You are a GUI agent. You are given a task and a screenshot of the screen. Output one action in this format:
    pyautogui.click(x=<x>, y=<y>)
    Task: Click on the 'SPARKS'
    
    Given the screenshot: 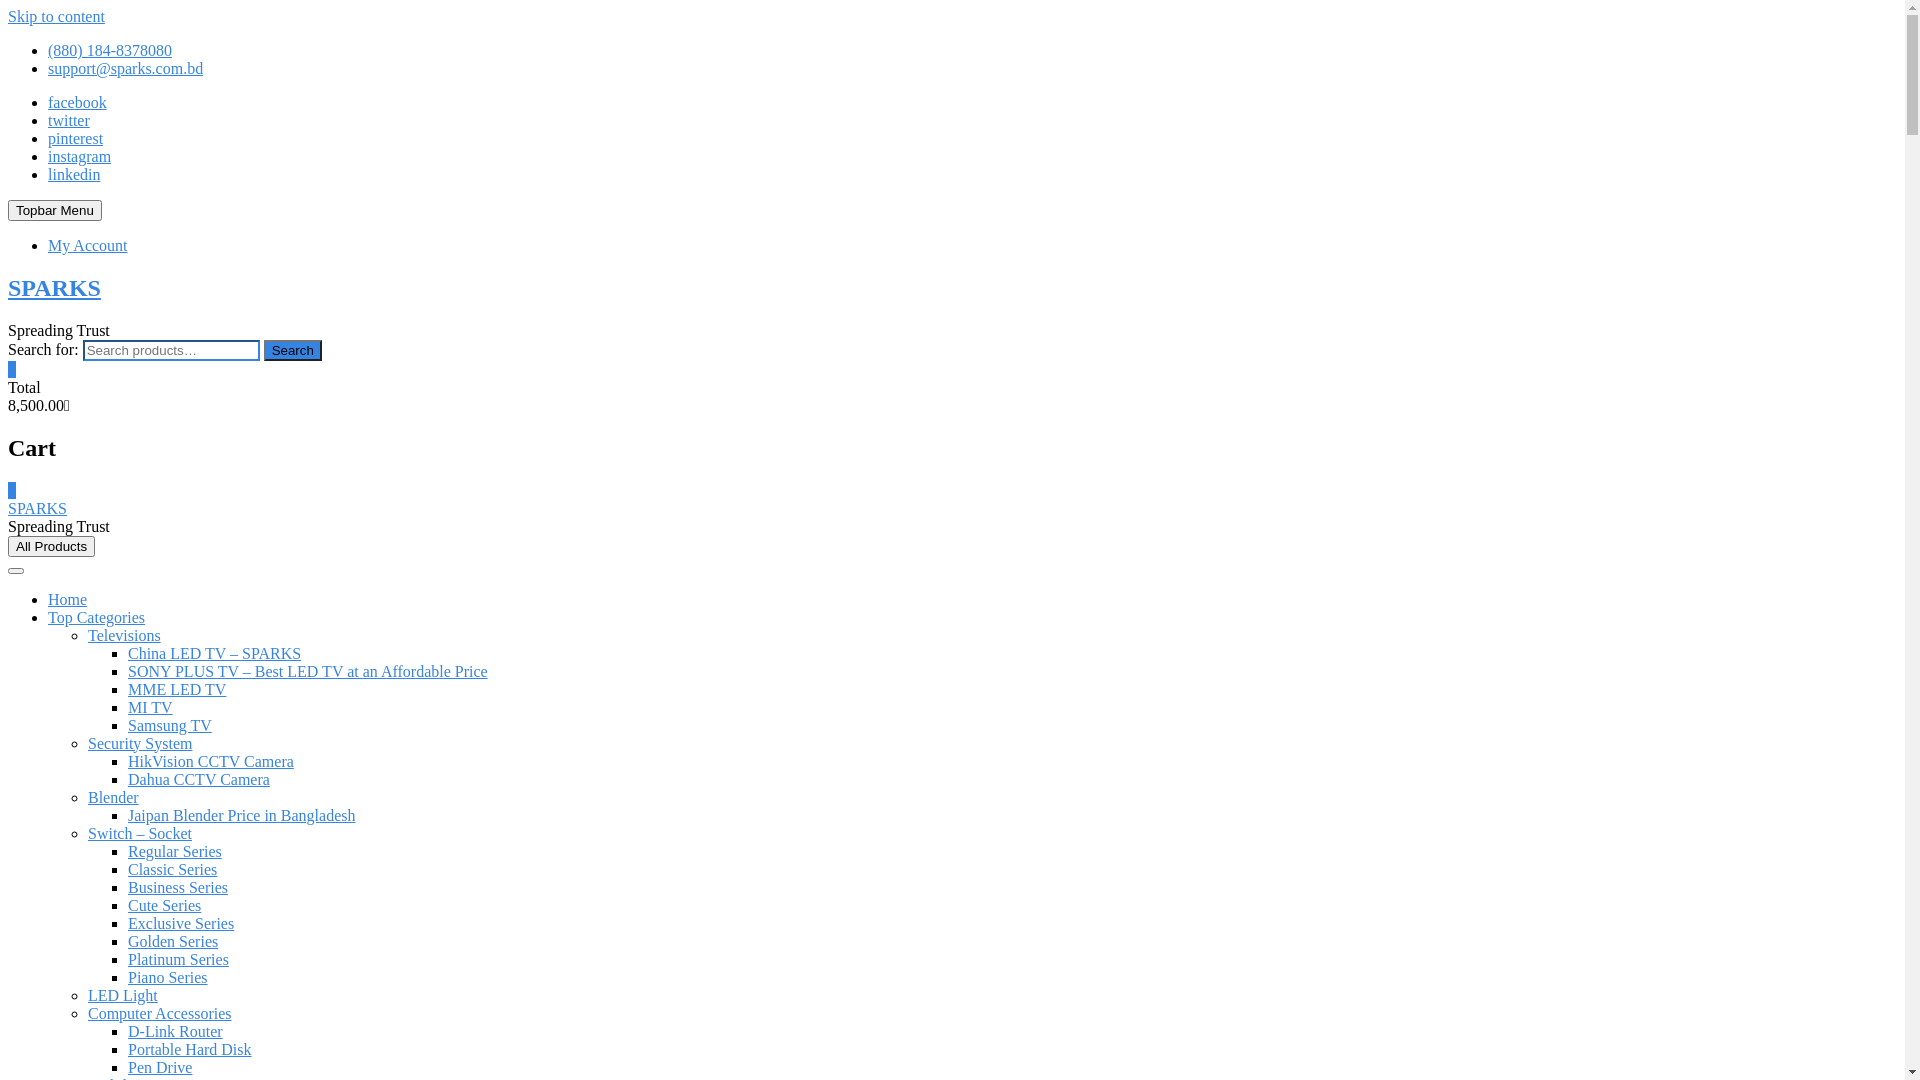 What is the action you would take?
    pyautogui.click(x=54, y=288)
    